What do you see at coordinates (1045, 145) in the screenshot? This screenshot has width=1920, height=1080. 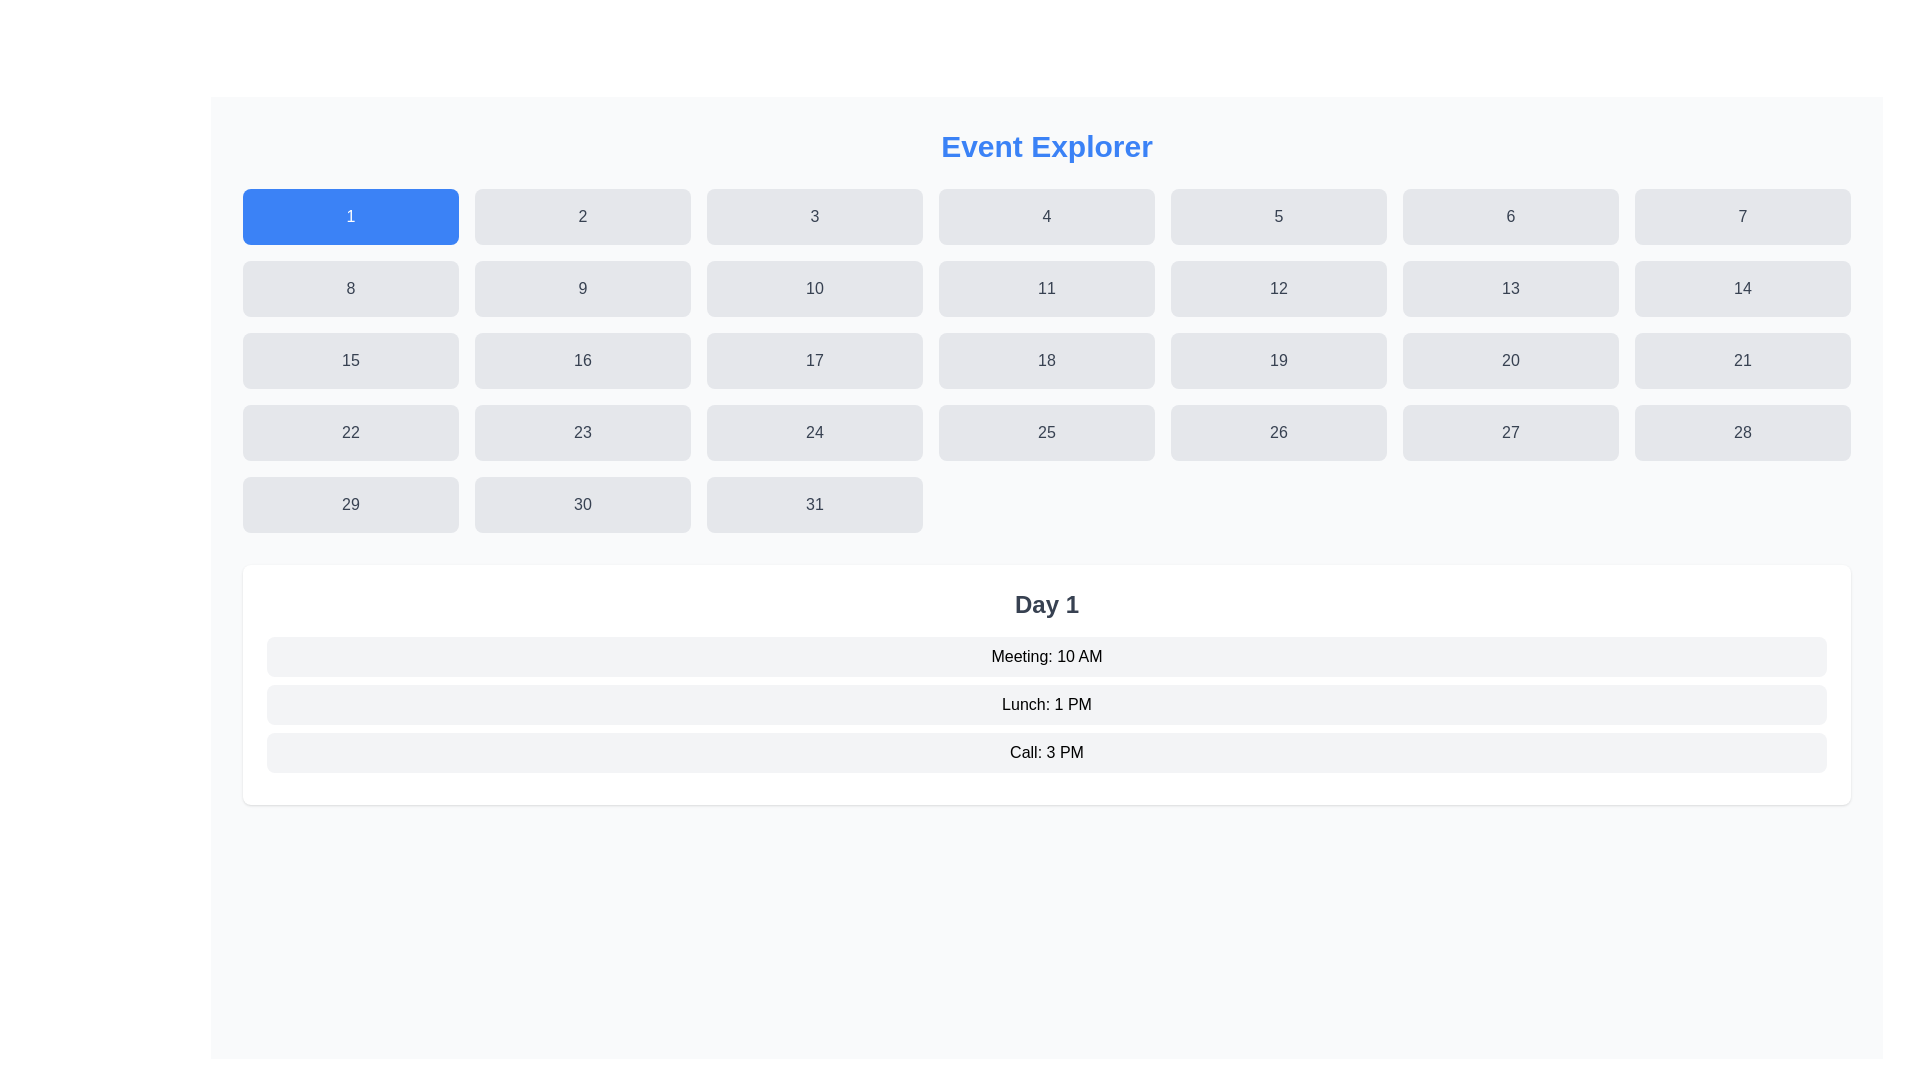 I see `the main title Text label located at the top center of the layout, which provides context for the interface` at bounding box center [1045, 145].